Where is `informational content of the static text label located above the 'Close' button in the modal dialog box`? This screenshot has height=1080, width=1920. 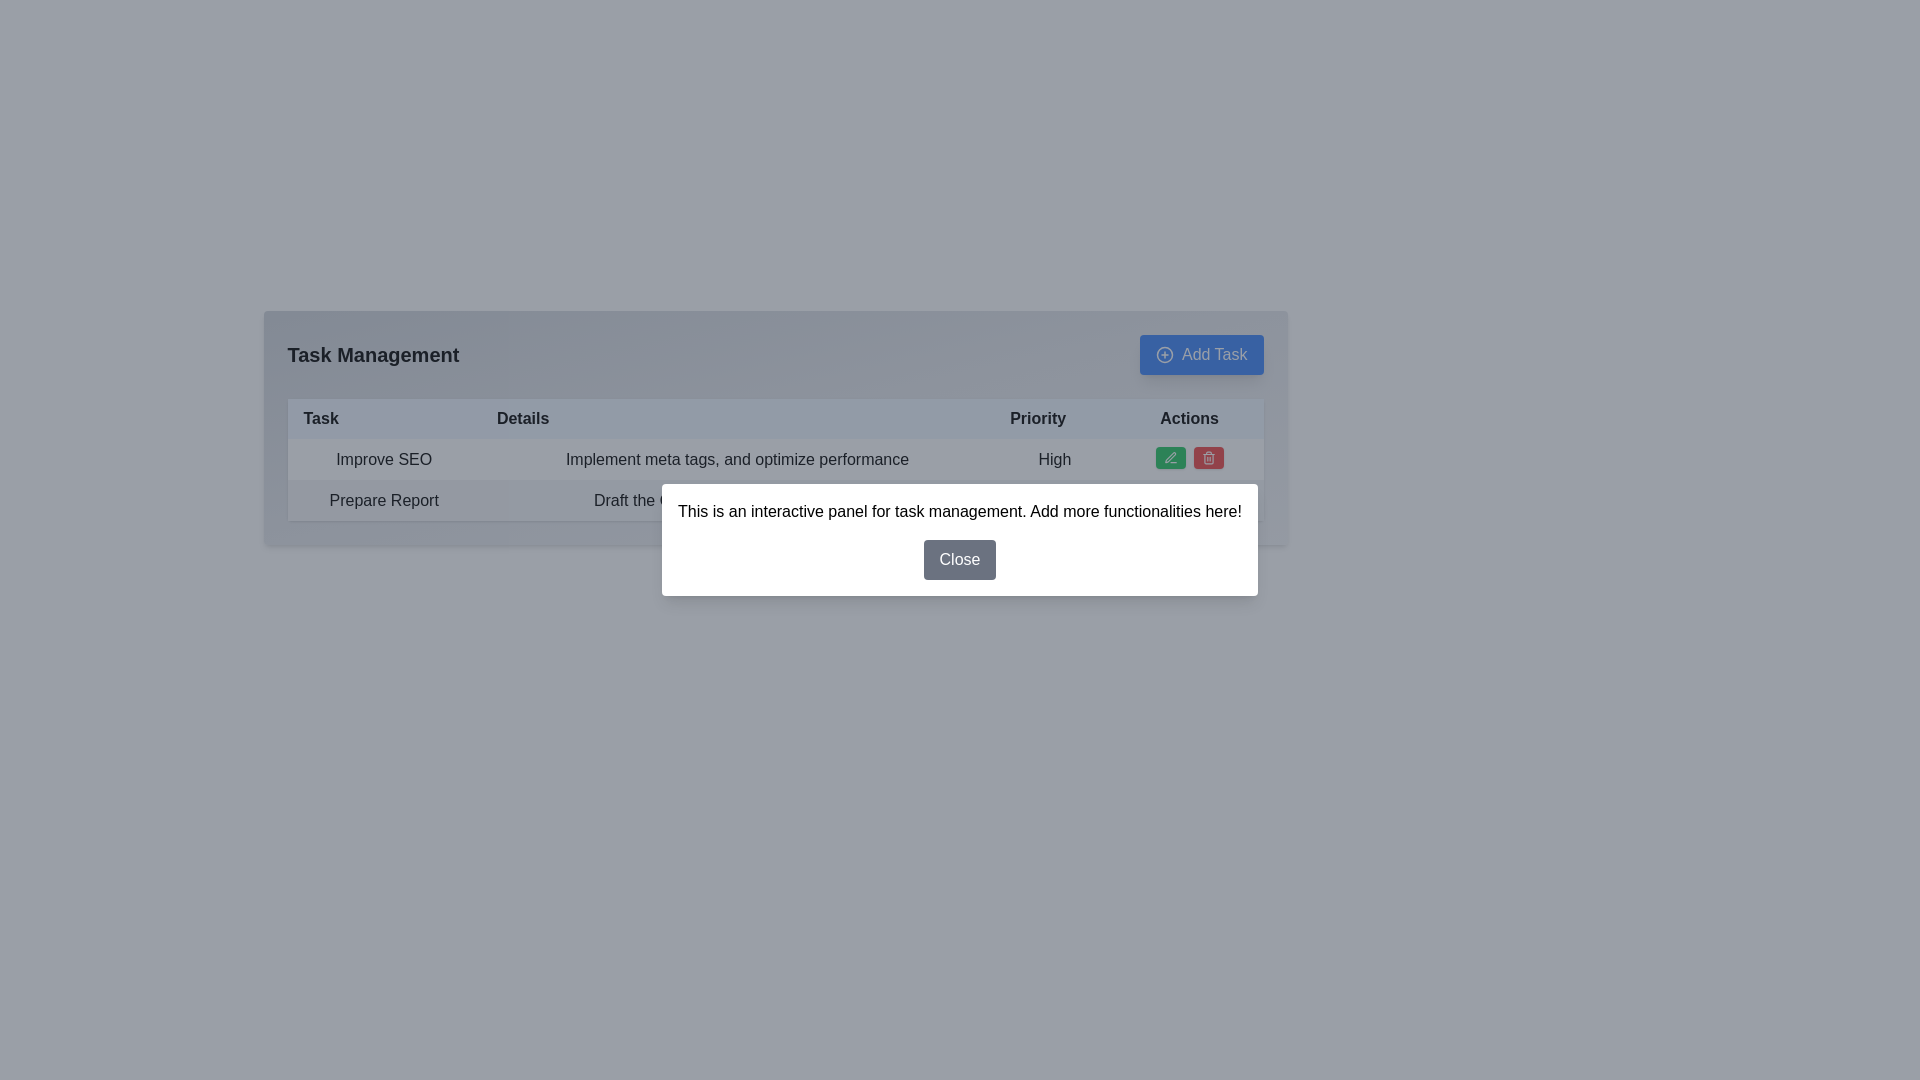
informational content of the static text label located above the 'Close' button in the modal dialog box is located at coordinates (960, 511).